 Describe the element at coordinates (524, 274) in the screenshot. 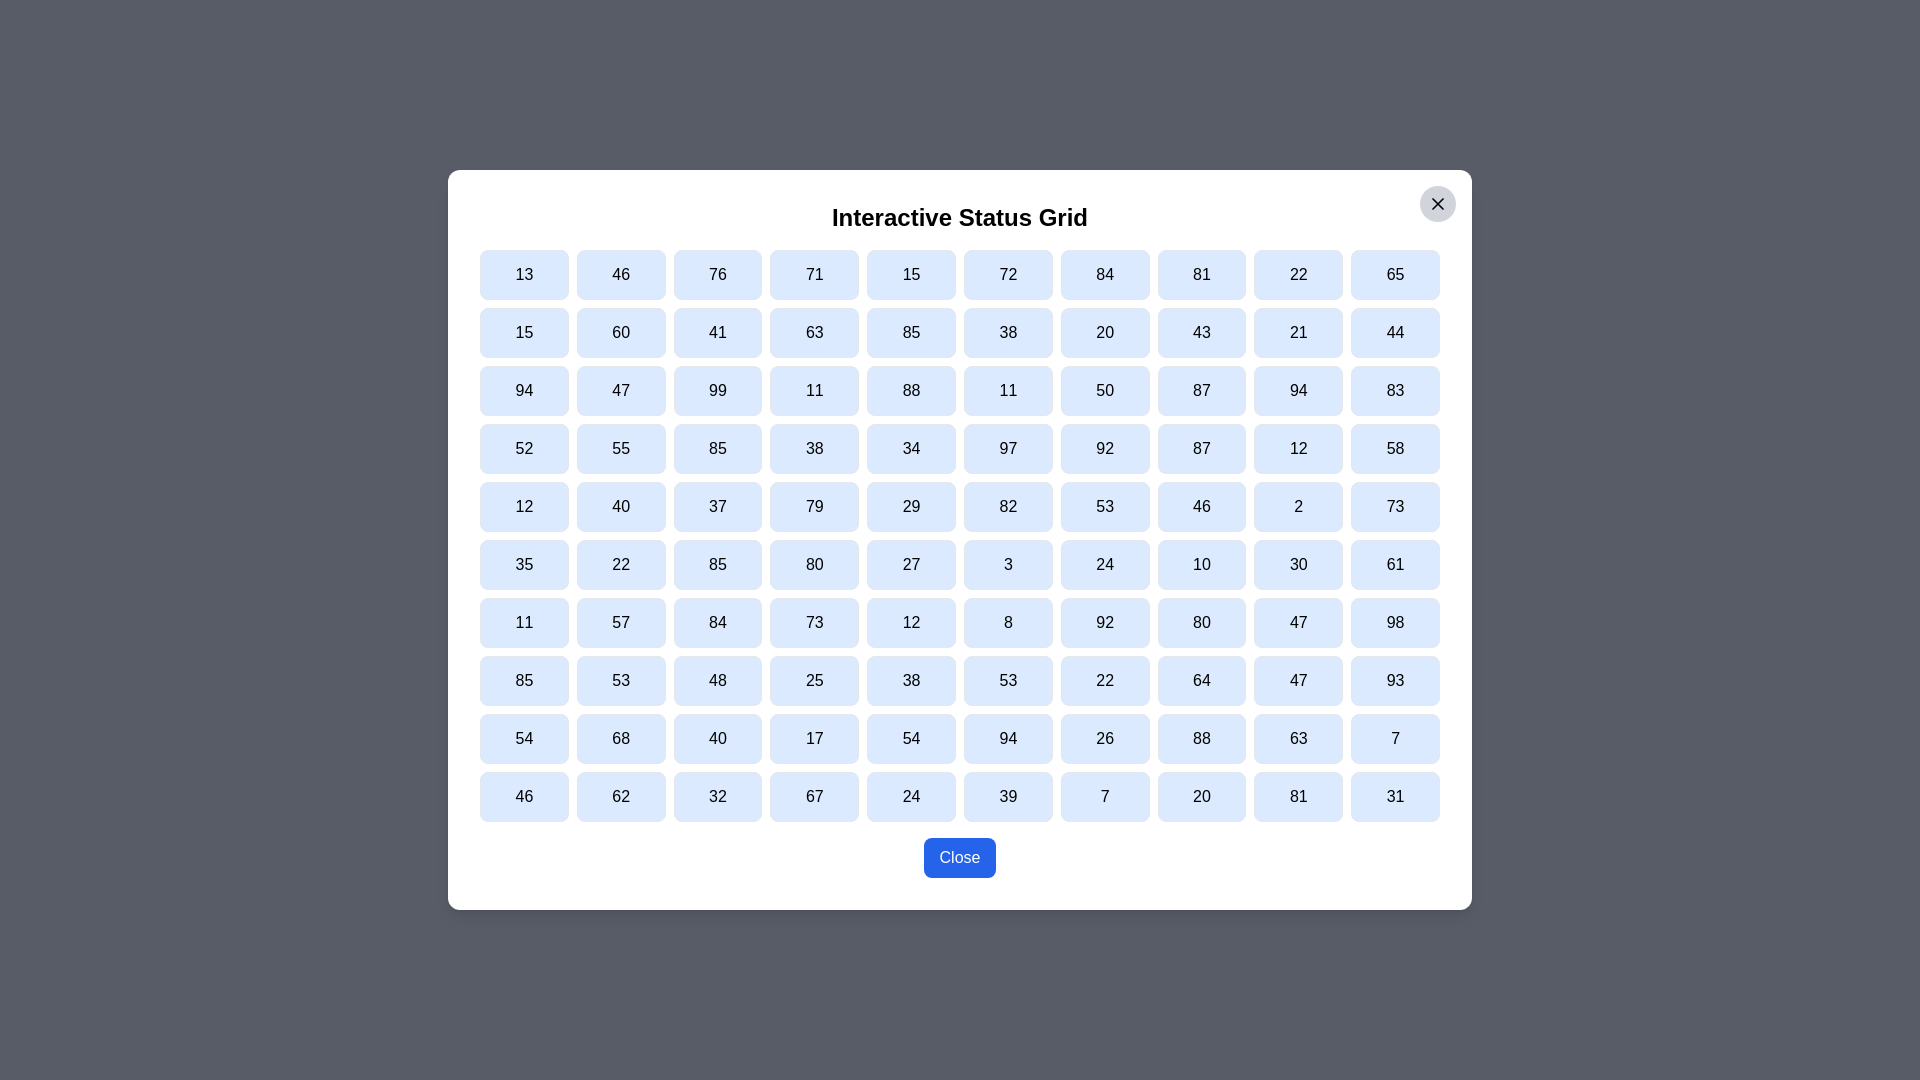

I see `the grid cell containing the value '13'` at that location.